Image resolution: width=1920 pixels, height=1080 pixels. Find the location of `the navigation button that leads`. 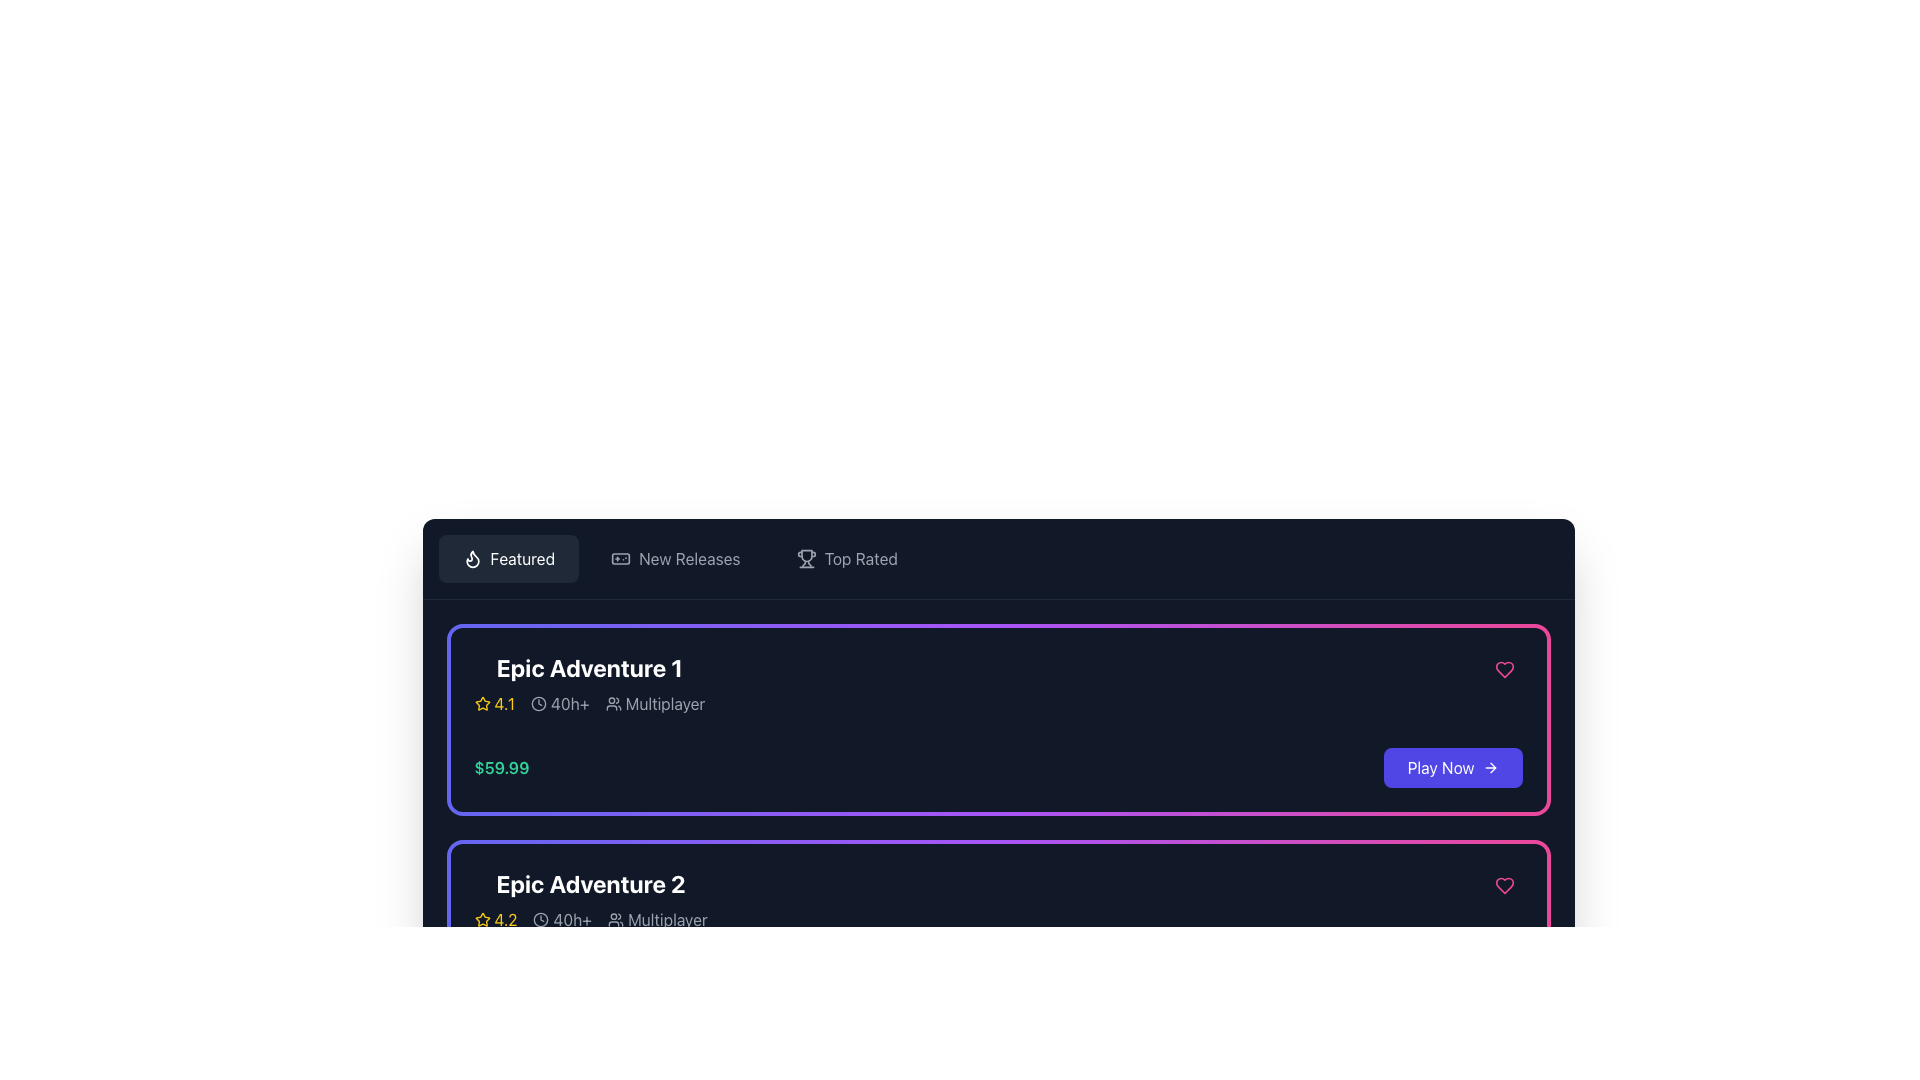

the navigation button that leads is located at coordinates (675, 559).